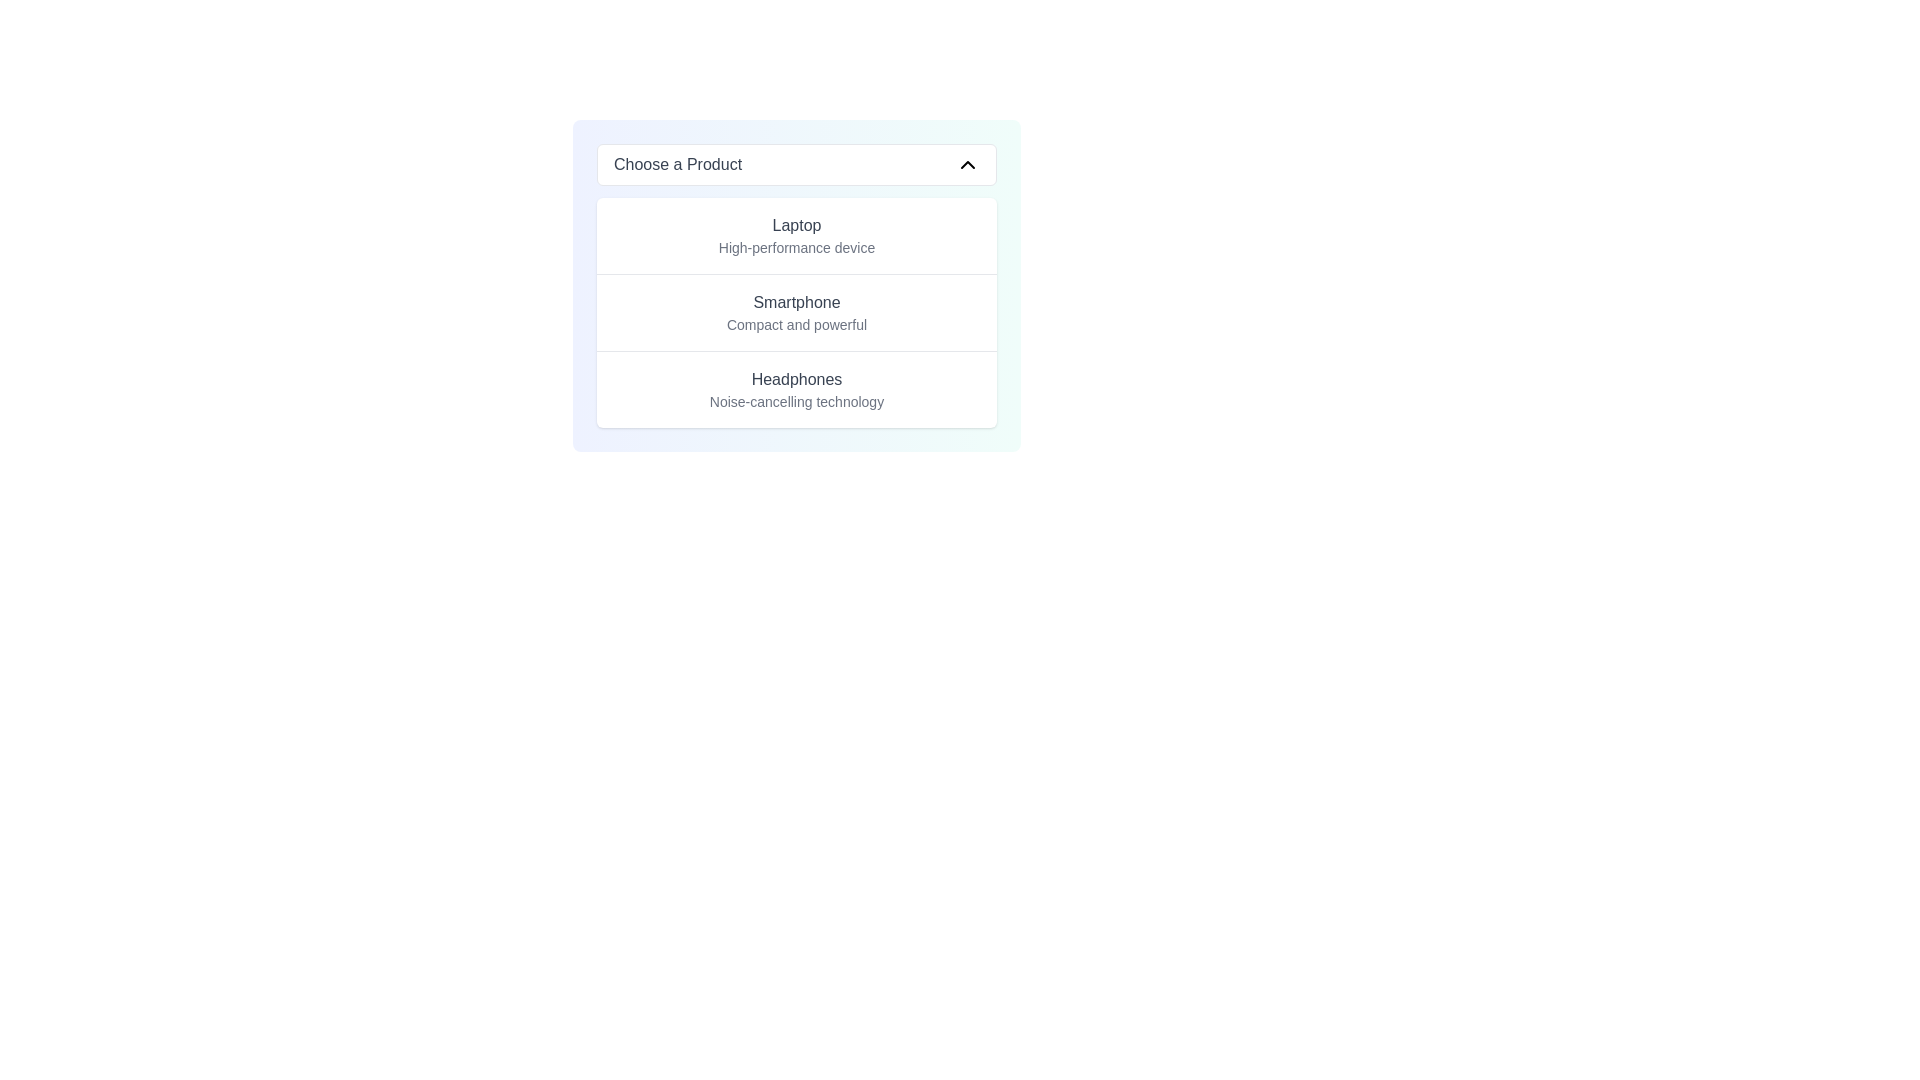 This screenshot has width=1920, height=1080. Describe the element at coordinates (795, 285) in the screenshot. I see `the list item displaying 'Smartphone' with the description 'Compact and powerful'` at that location.